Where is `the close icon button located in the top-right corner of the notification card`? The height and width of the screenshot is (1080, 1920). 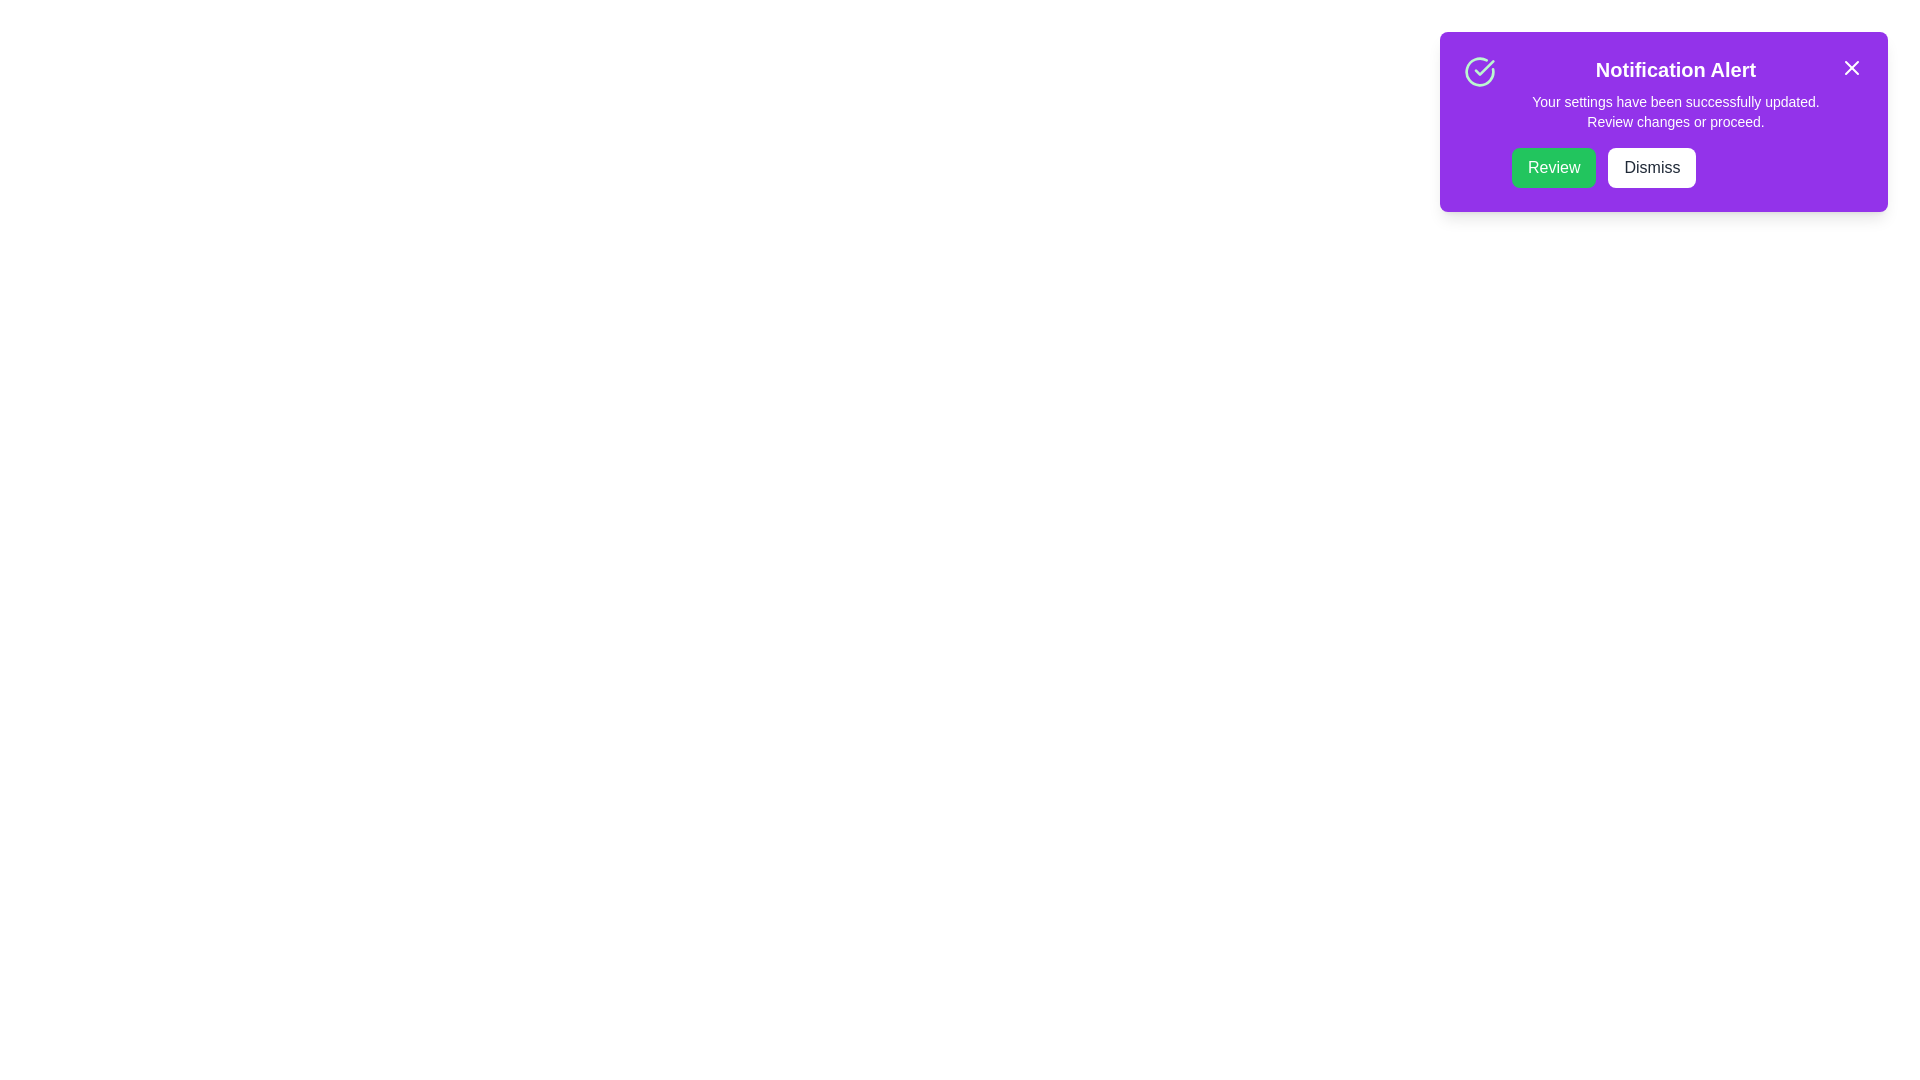
the close icon button located in the top-right corner of the notification card is located at coordinates (1851, 67).